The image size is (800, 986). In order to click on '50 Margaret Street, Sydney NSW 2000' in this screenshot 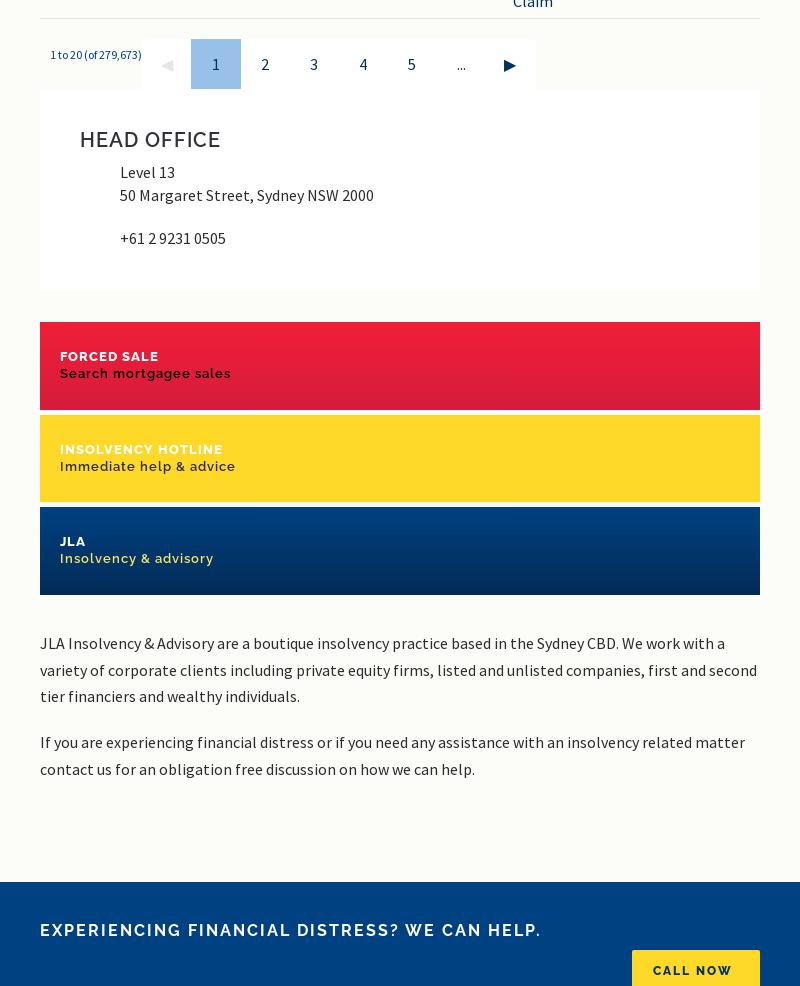, I will do `click(246, 194)`.